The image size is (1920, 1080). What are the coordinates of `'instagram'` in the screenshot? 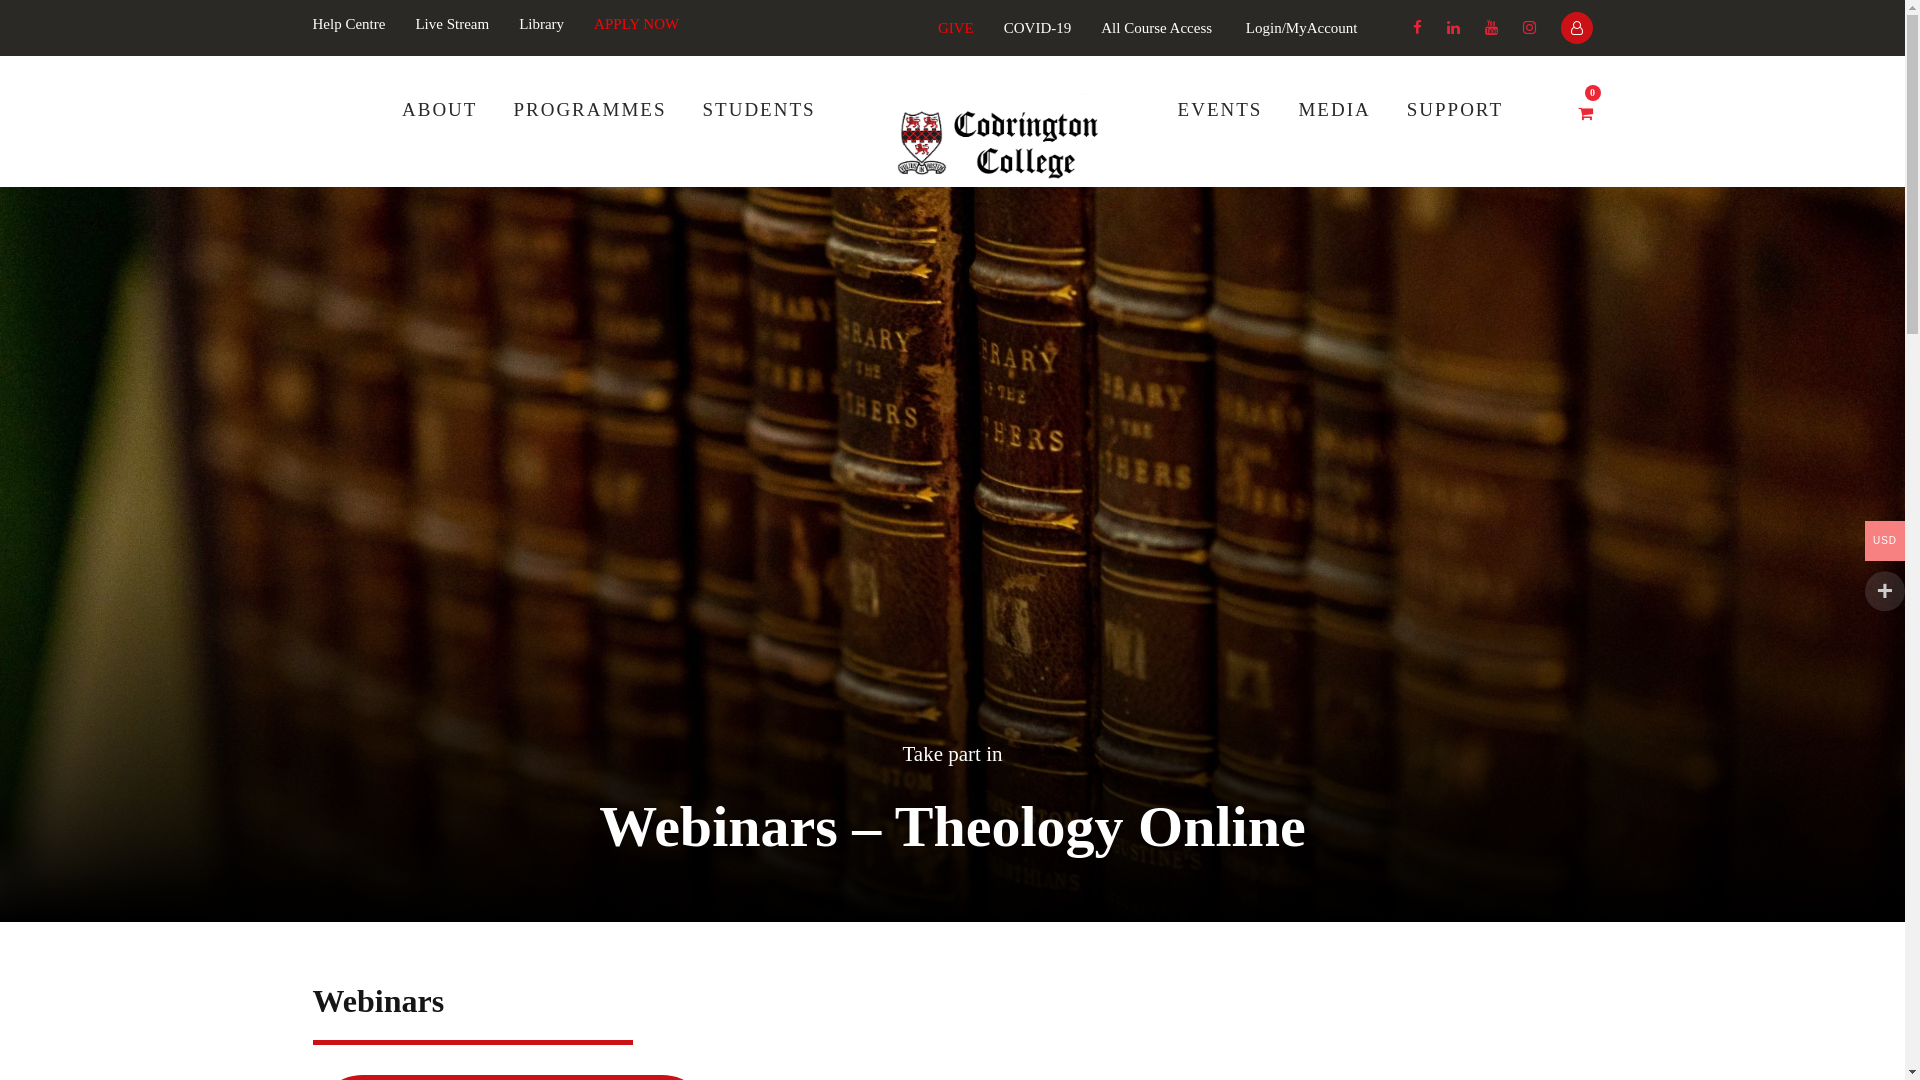 It's located at (1527, 27).